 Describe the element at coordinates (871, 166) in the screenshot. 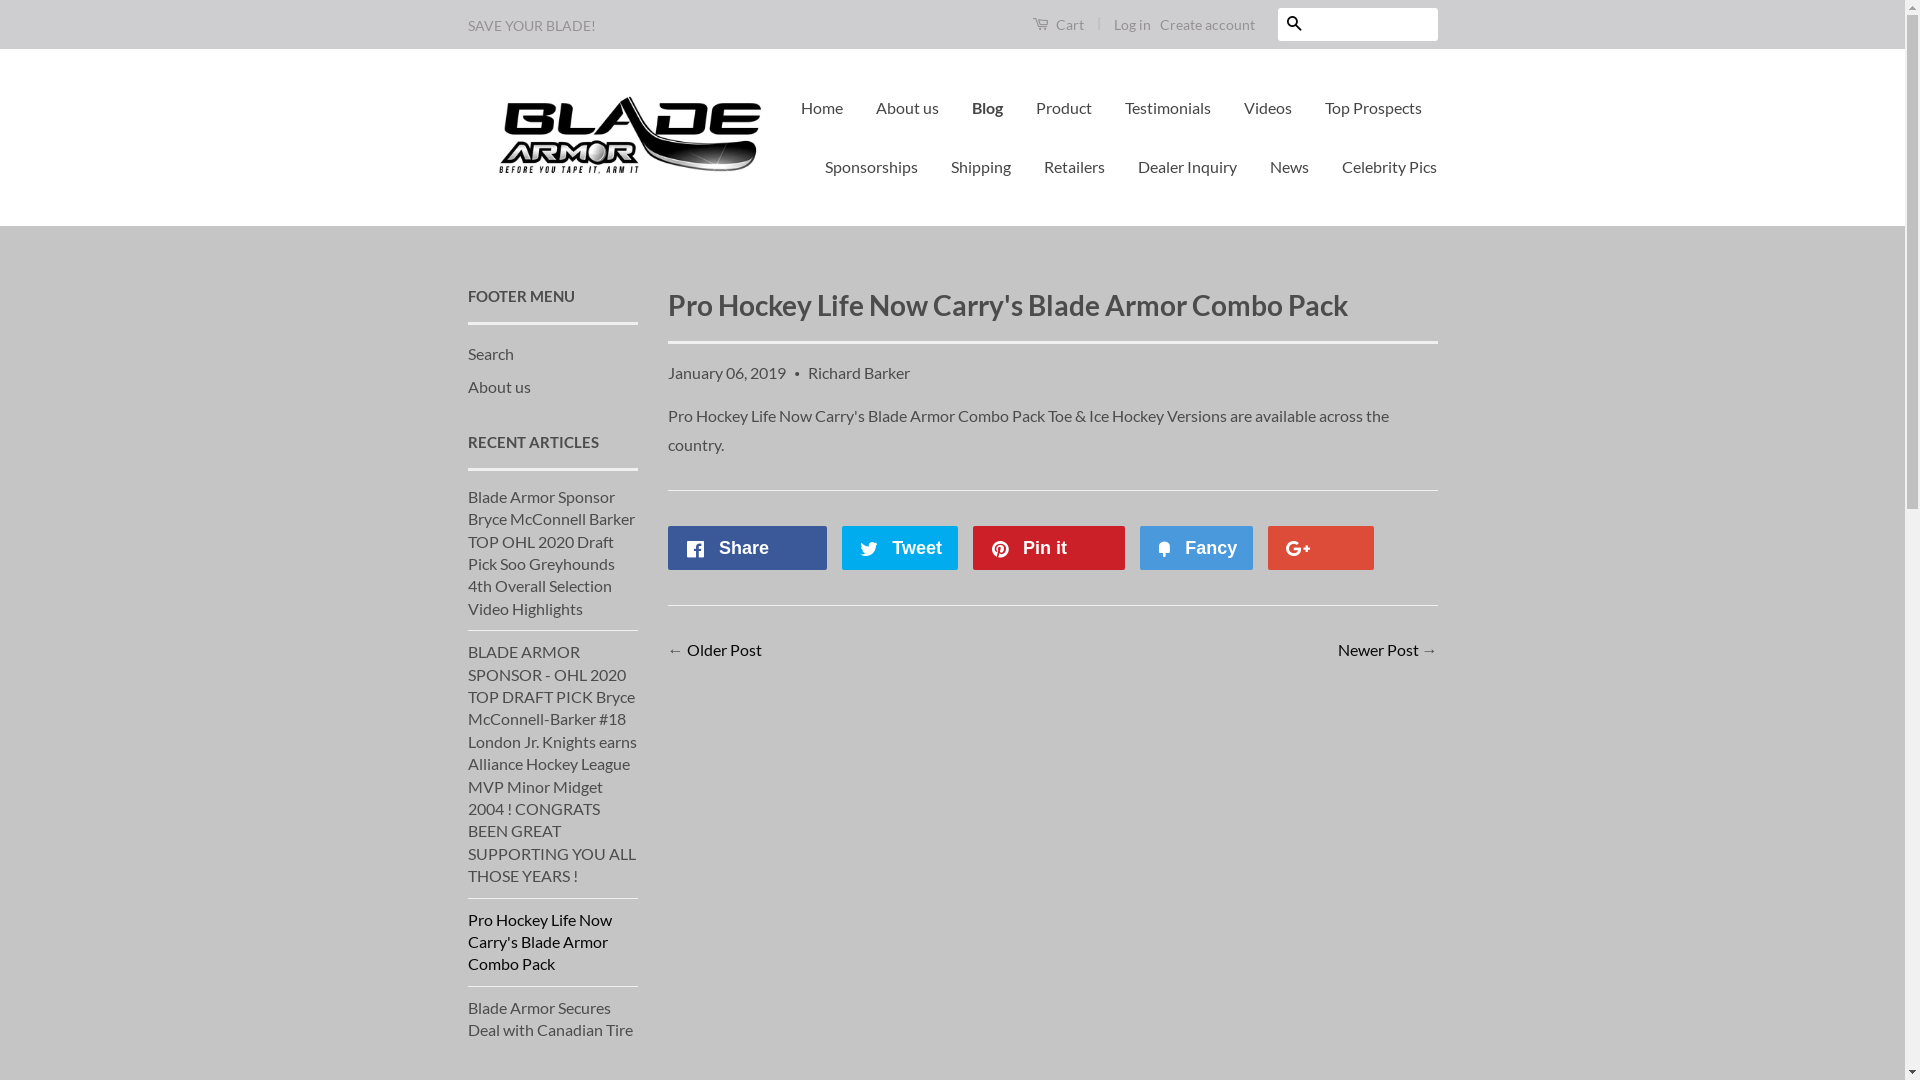

I see `'Sponsorships'` at that location.